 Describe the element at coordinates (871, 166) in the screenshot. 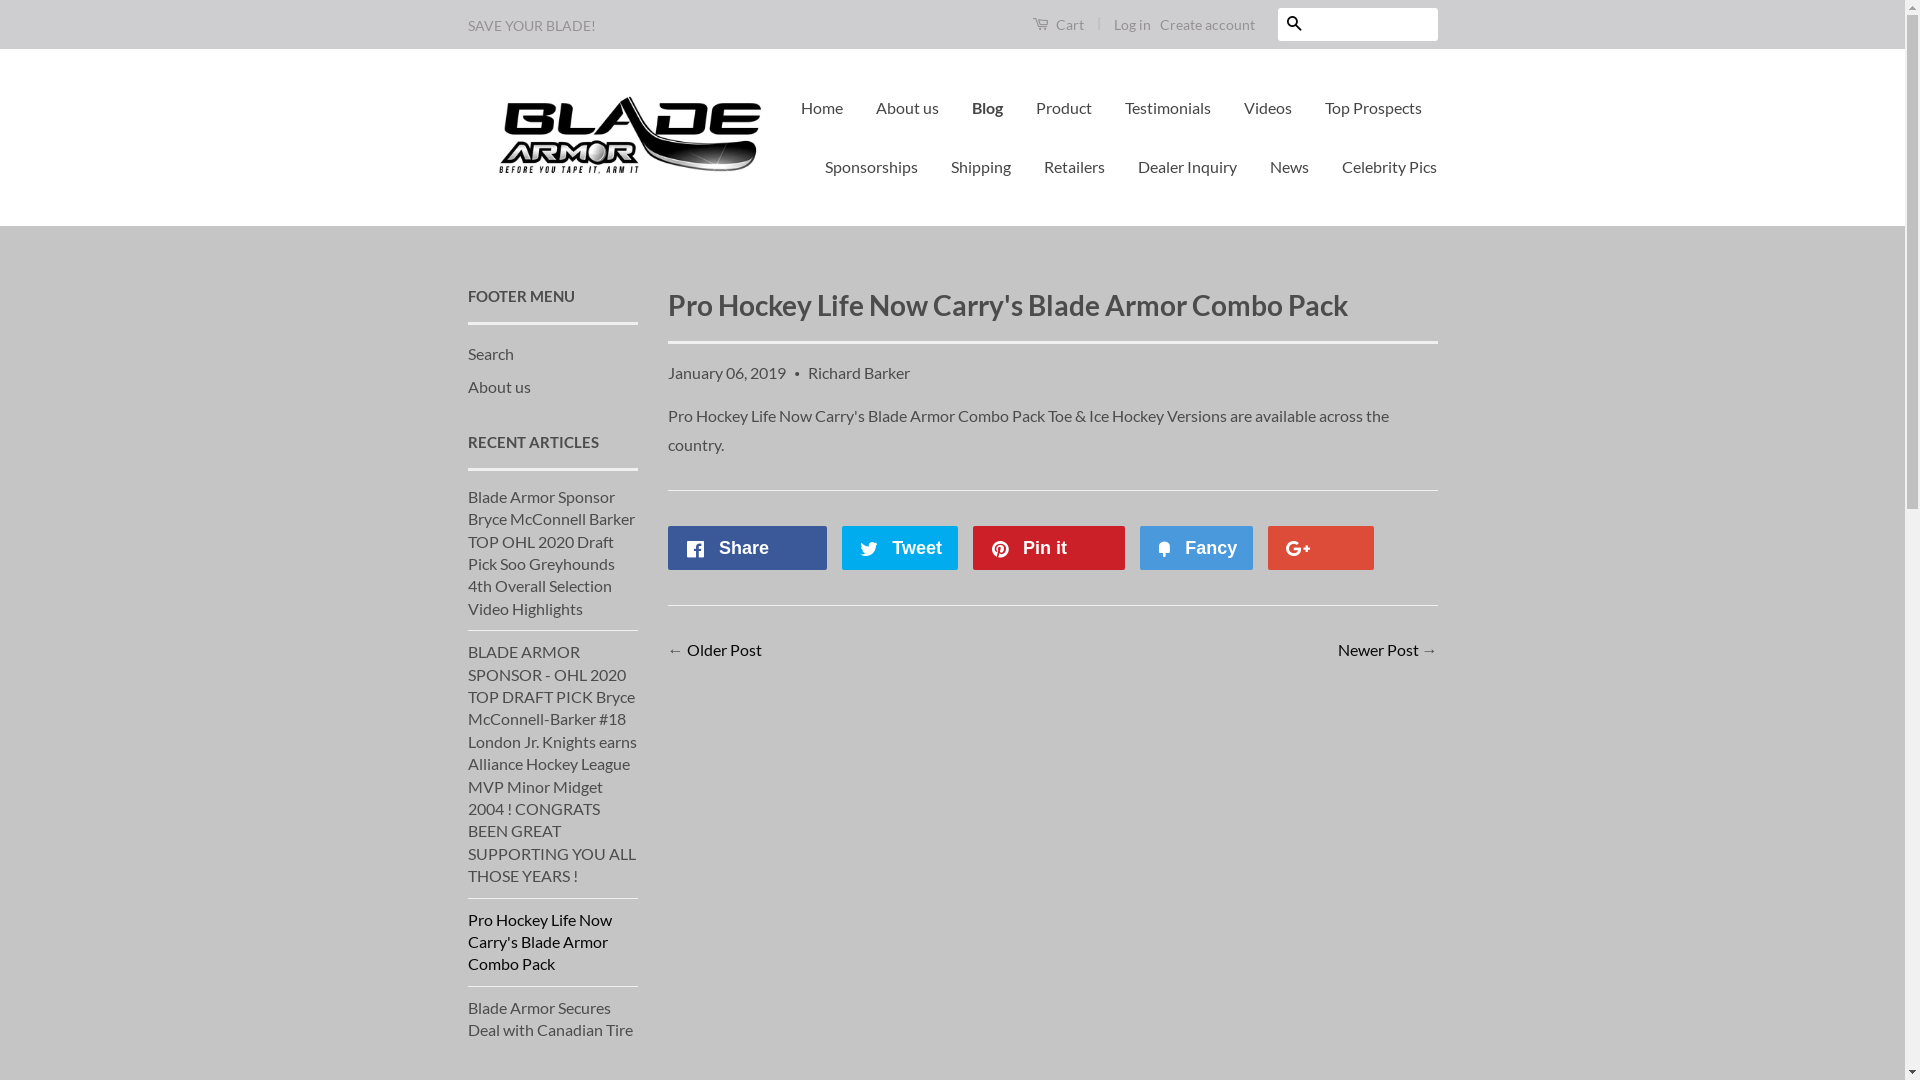

I see `'Sponsorships'` at that location.